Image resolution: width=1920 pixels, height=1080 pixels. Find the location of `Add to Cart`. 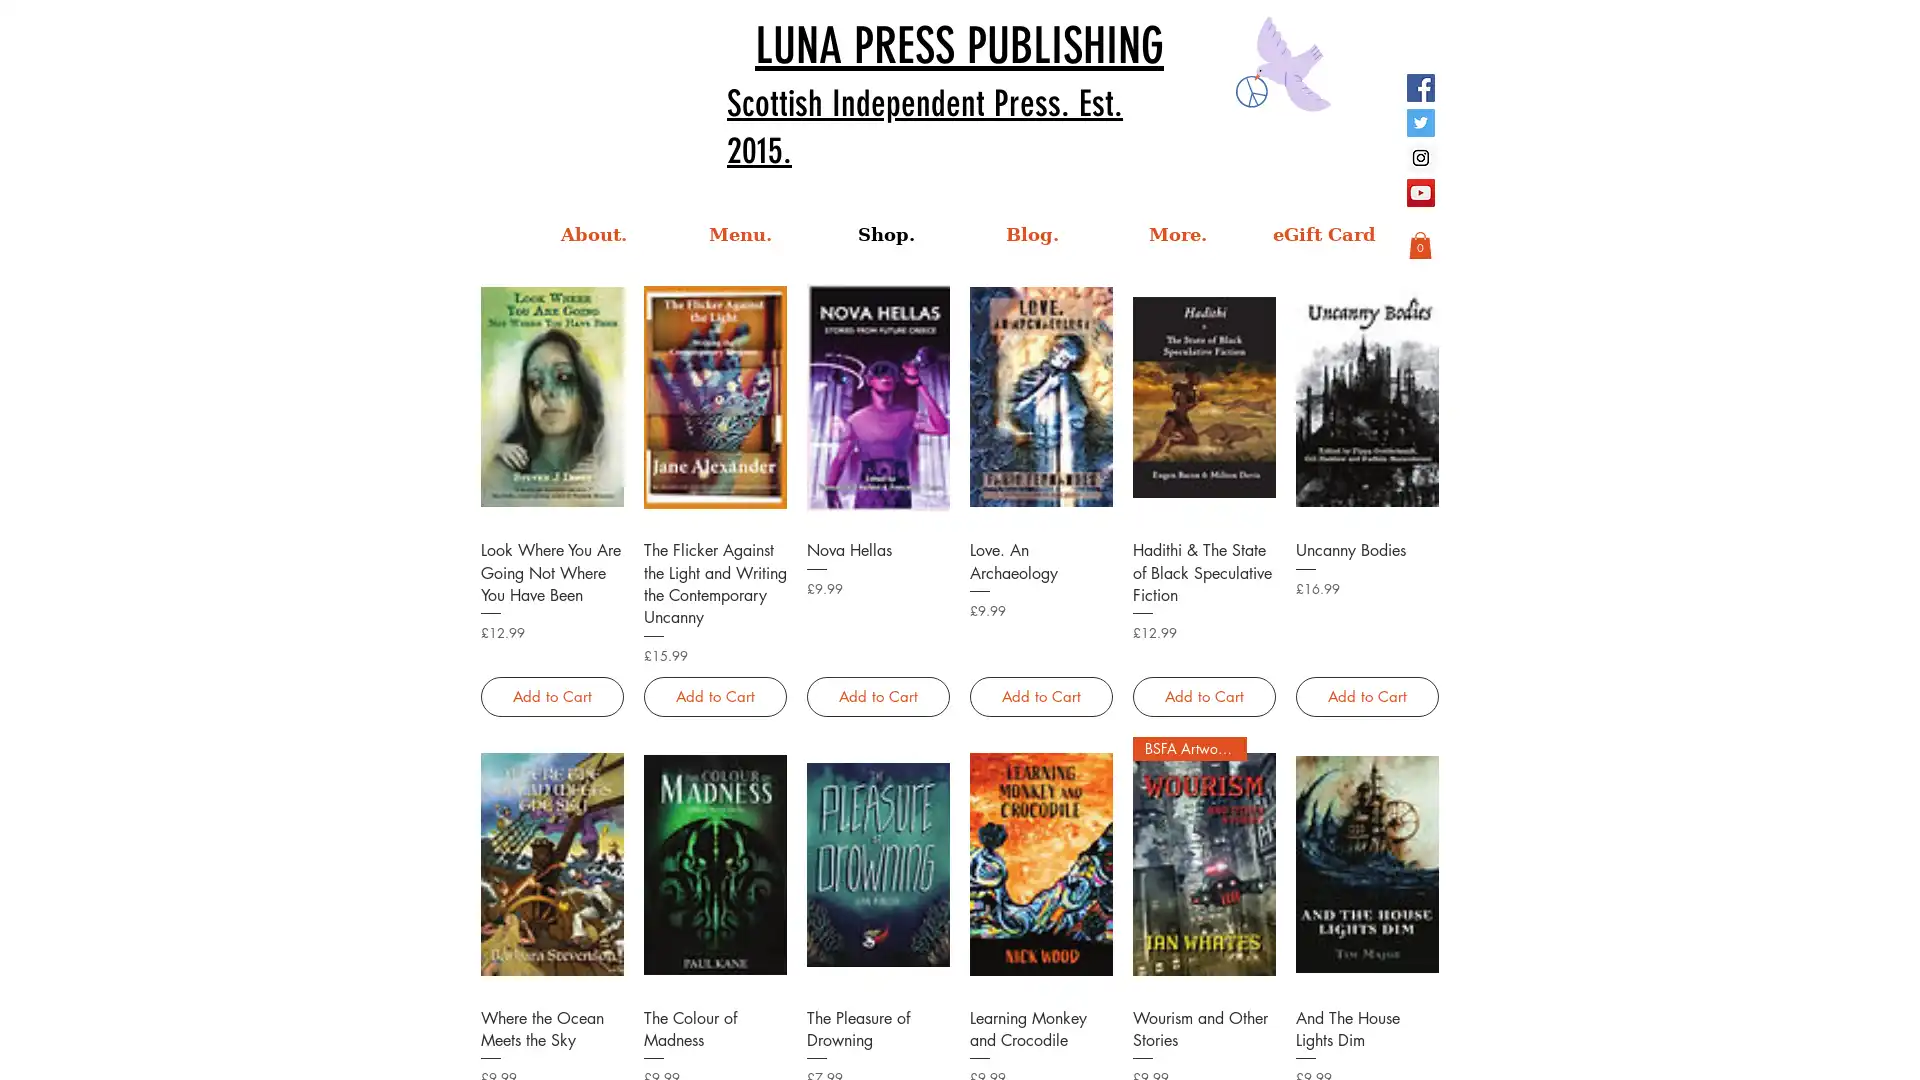

Add to Cart is located at coordinates (1202, 695).